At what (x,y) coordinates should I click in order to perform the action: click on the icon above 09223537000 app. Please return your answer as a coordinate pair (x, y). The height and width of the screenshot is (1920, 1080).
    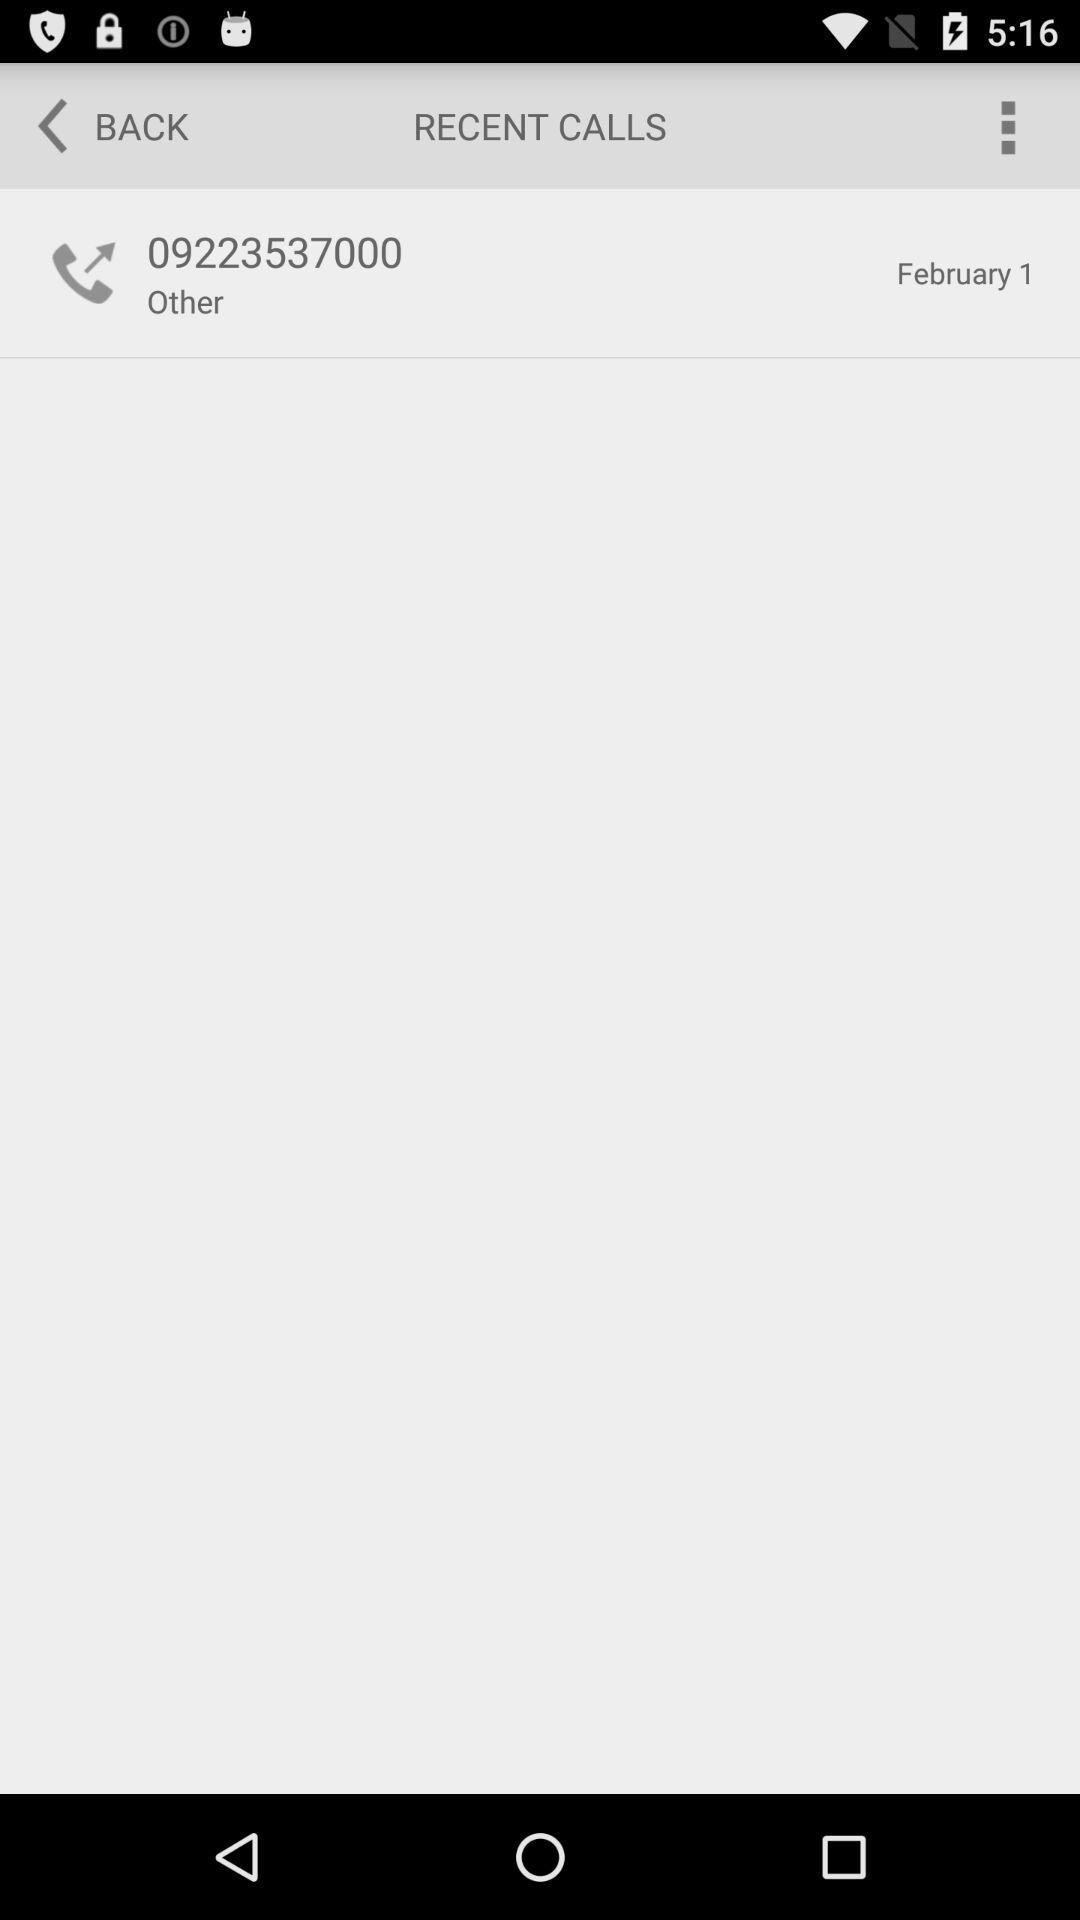
    Looking at the image, I should click on (99, 124).